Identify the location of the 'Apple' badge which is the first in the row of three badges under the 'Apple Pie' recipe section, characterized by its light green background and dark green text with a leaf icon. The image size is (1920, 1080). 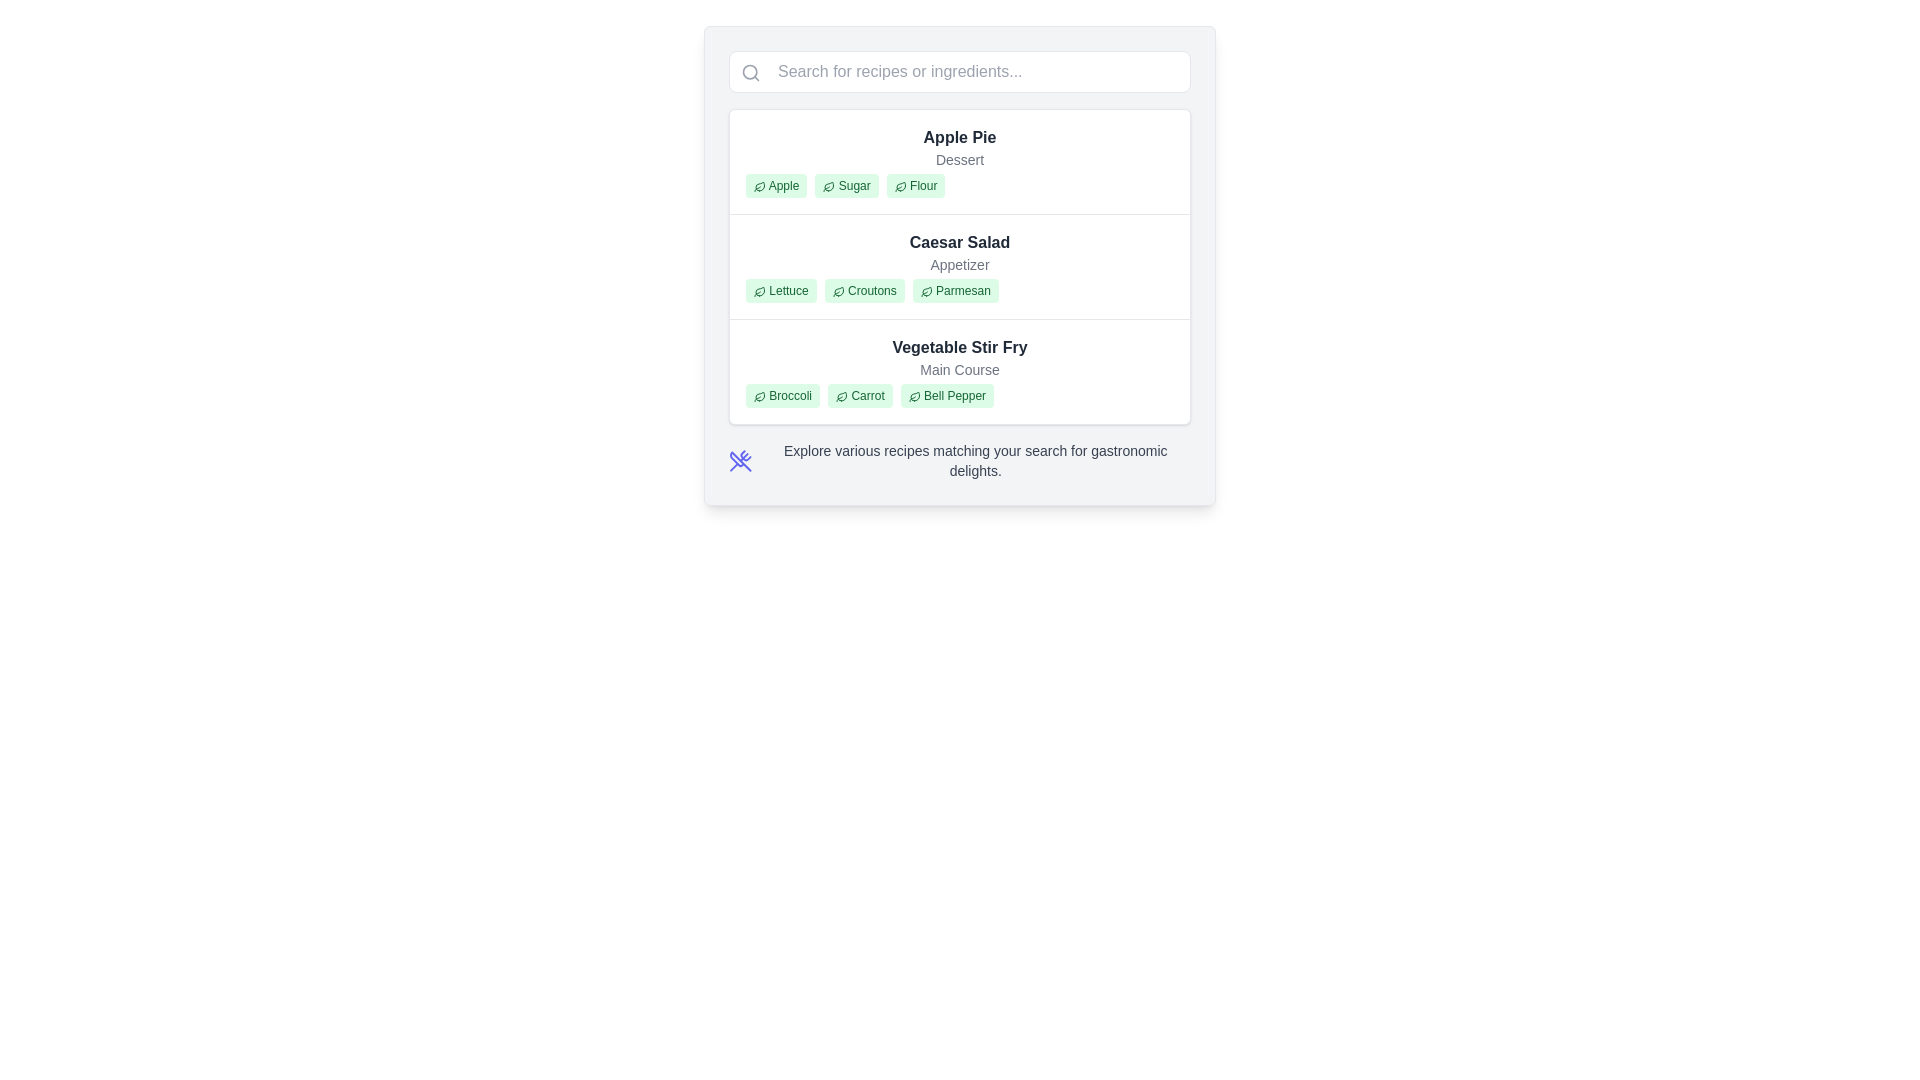
(775, 185).